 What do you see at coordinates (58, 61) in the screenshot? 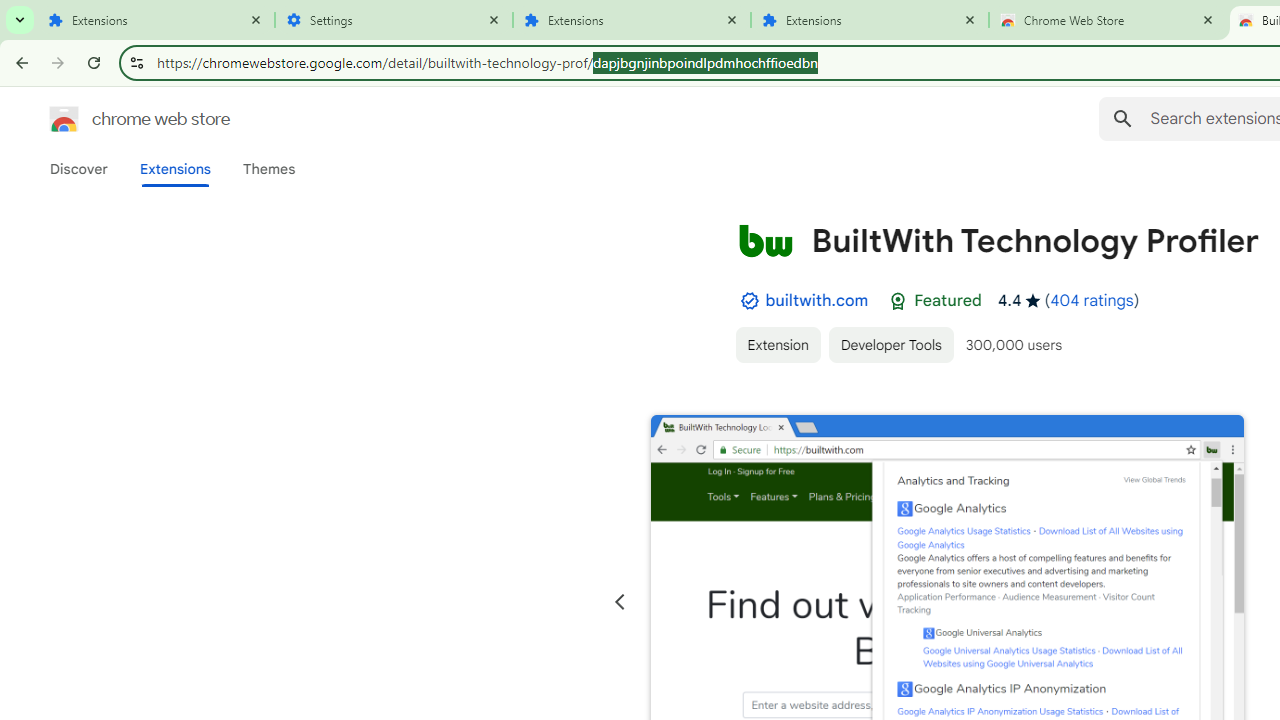
I see `'Forward'` at bounding box center [58, 61].